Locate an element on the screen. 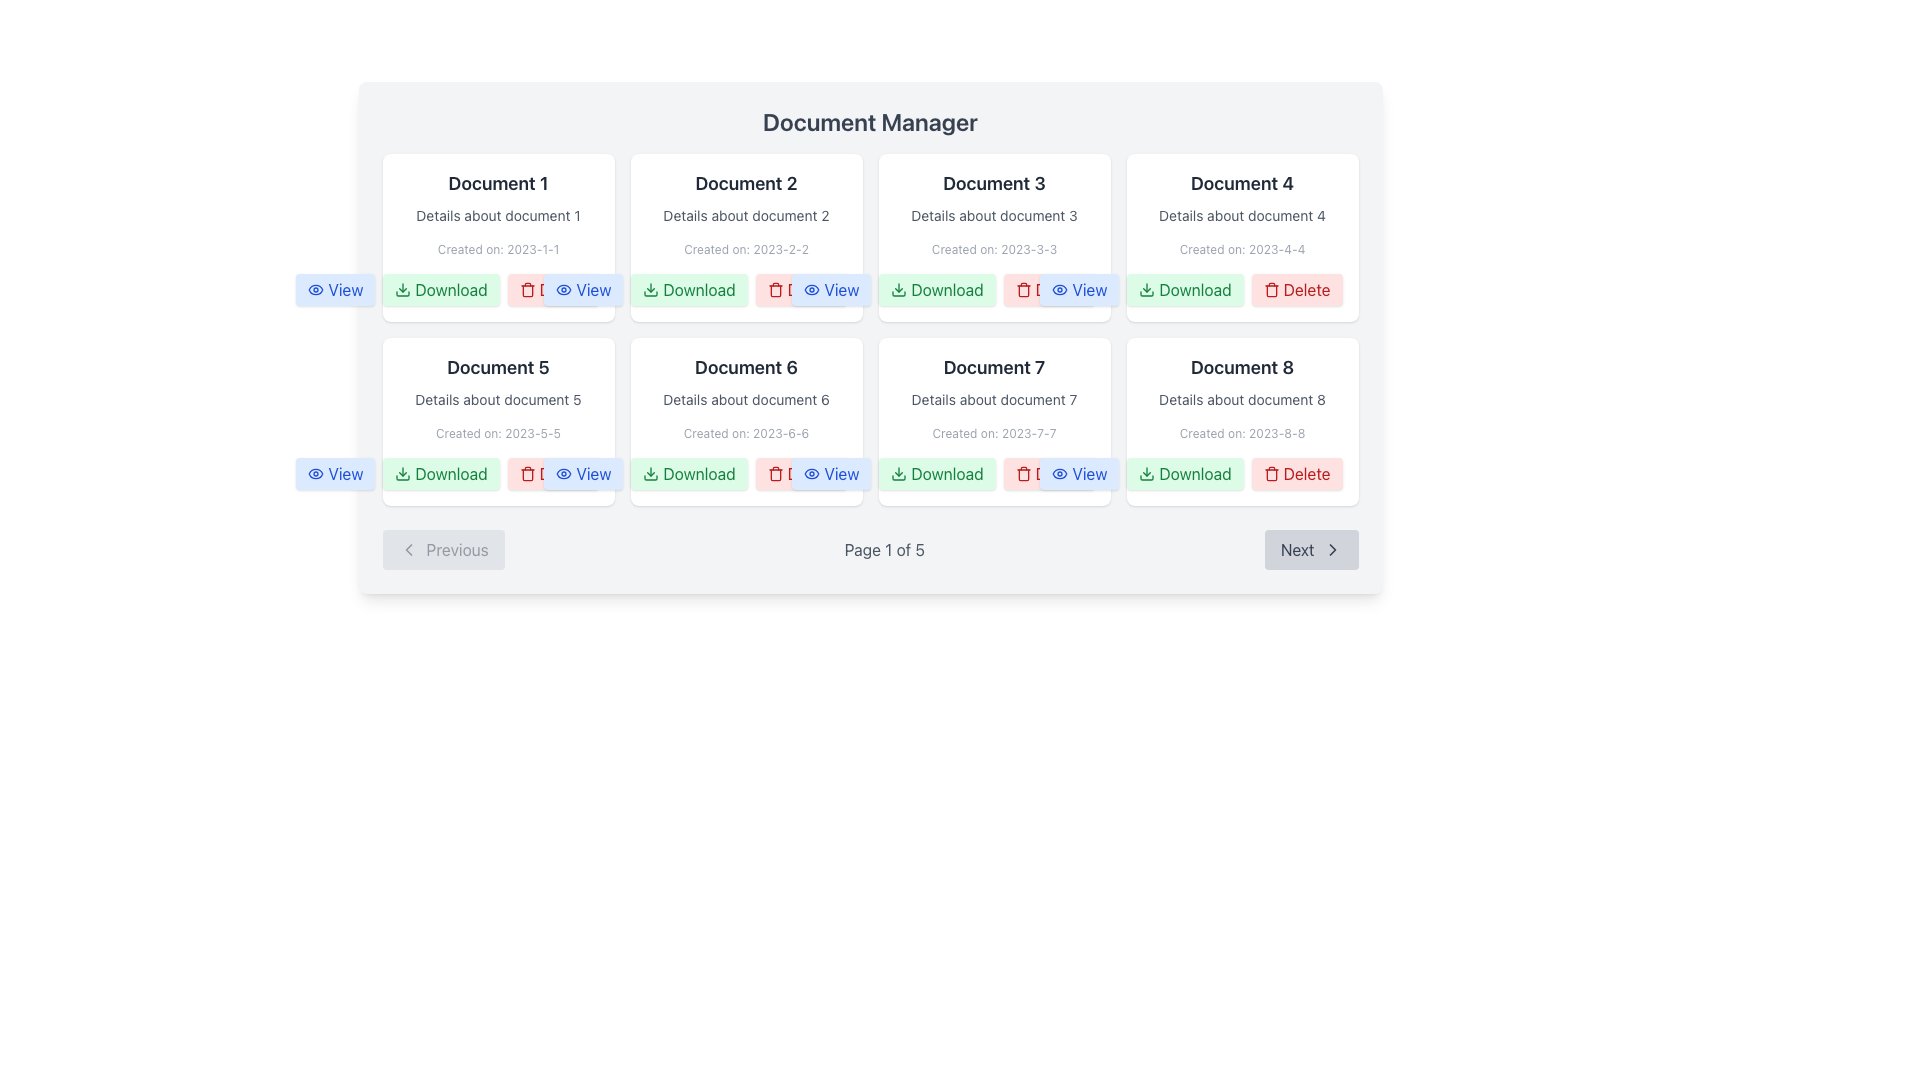  the download icon located within the 'Download' button under the card labeled 'Document 8' in the last column of the second row of the document grid is located at coordinates (1147, 474).